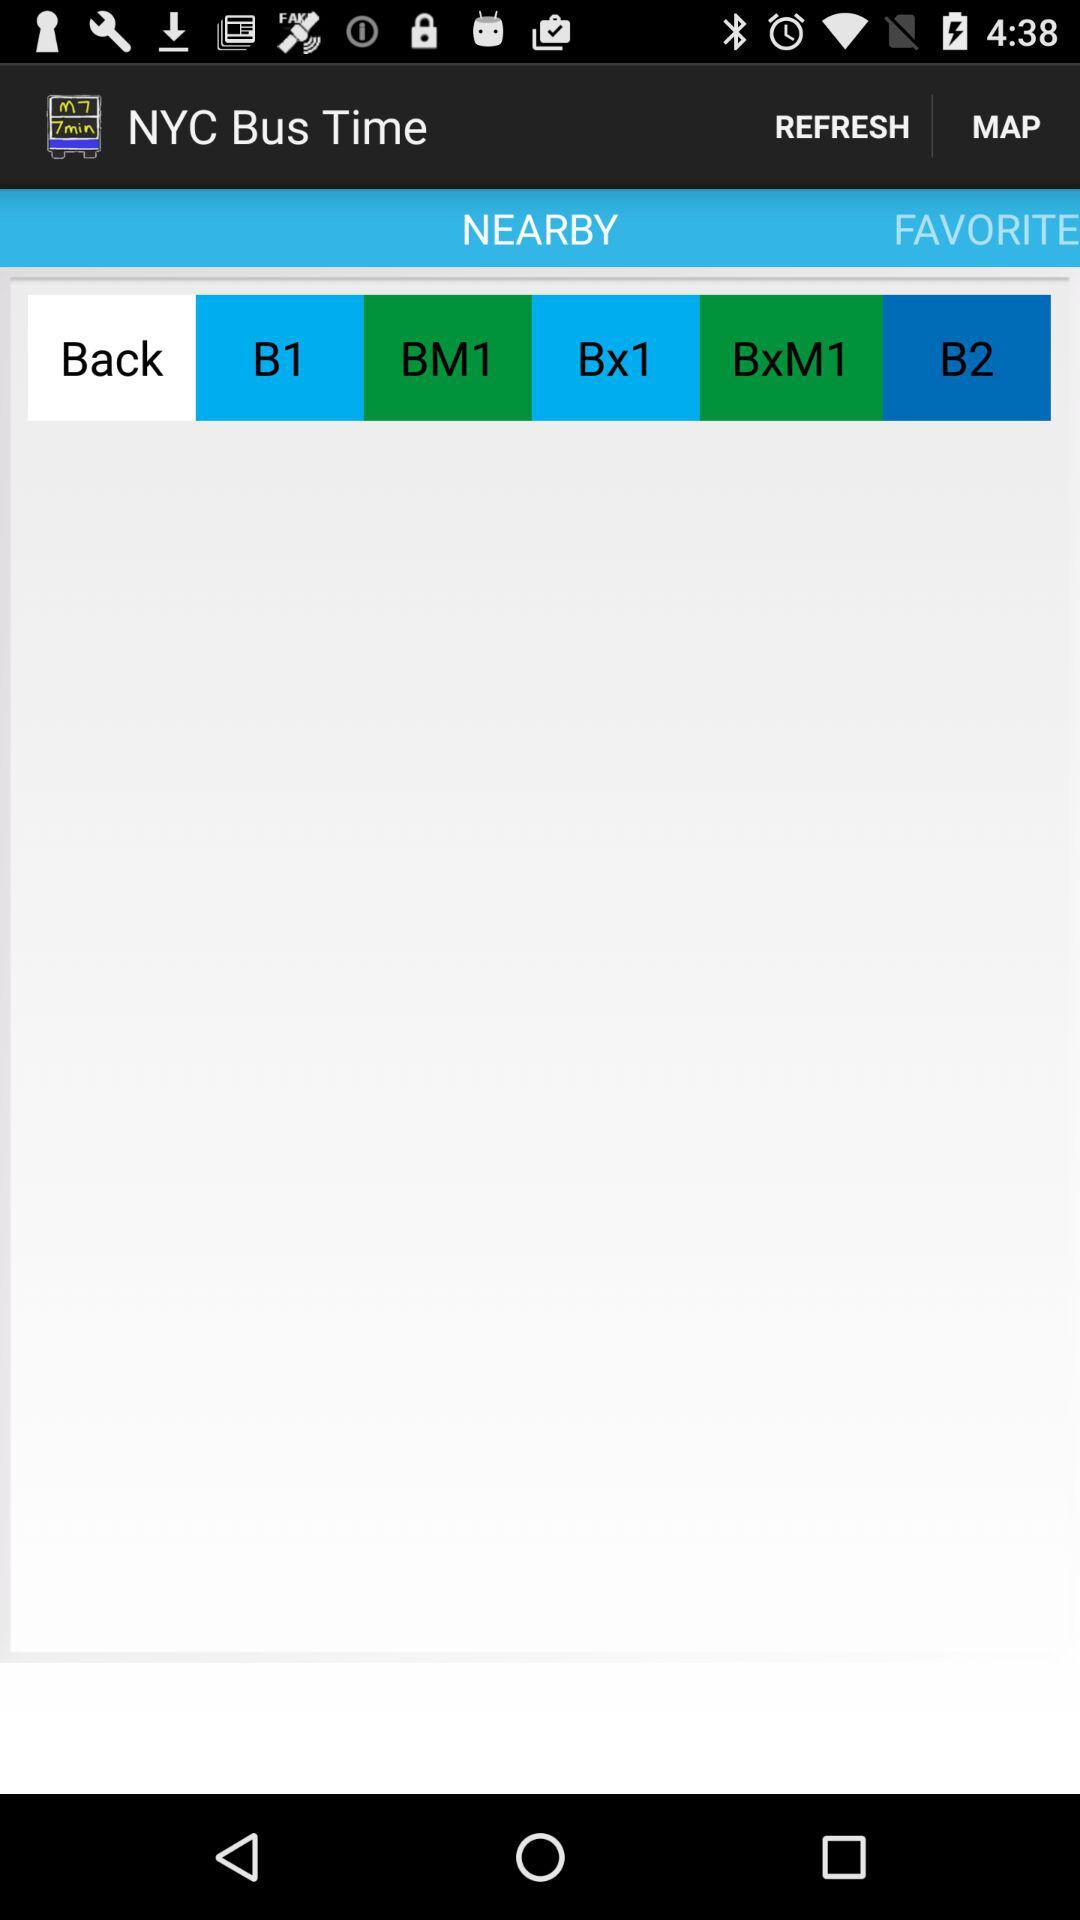  I want to click on the button next to the bm1 button, so click(279, 357).